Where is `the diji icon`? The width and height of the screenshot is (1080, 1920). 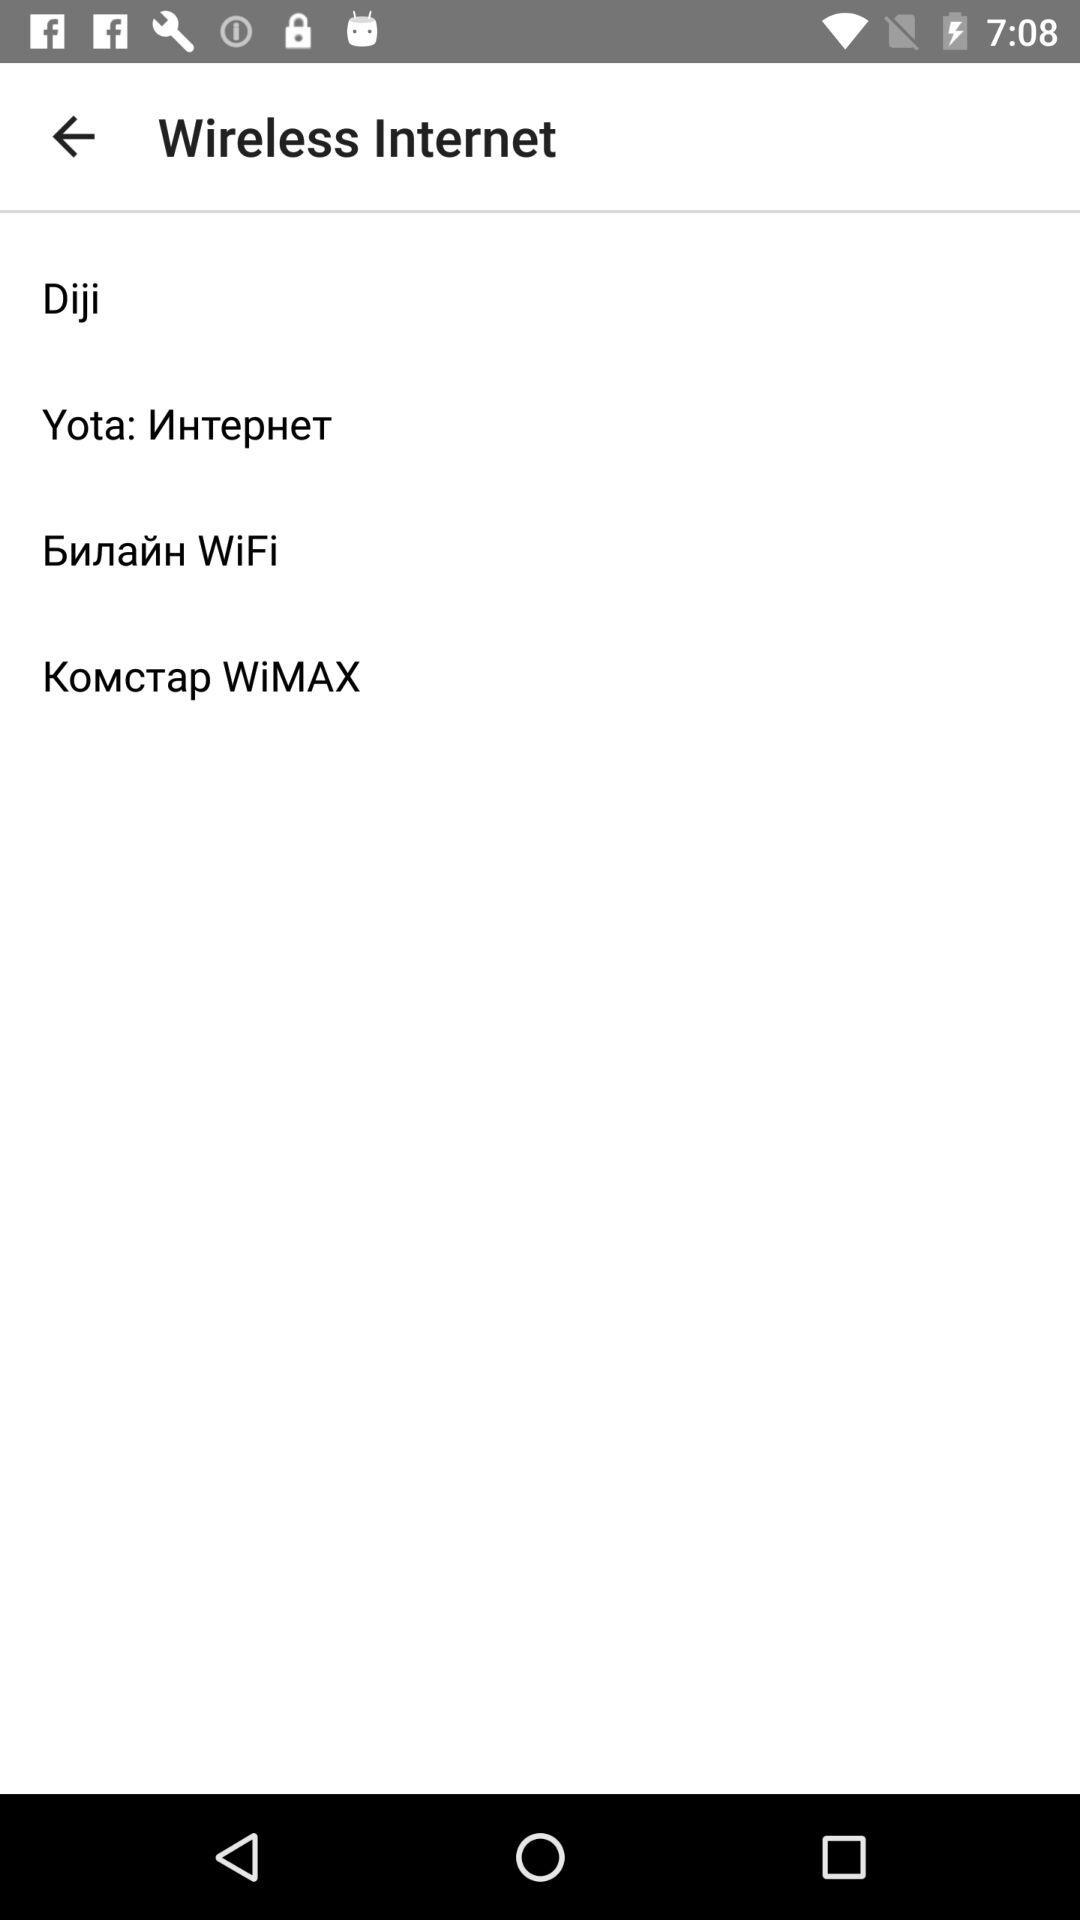 the diji icon is located at coordinates (540, 296).